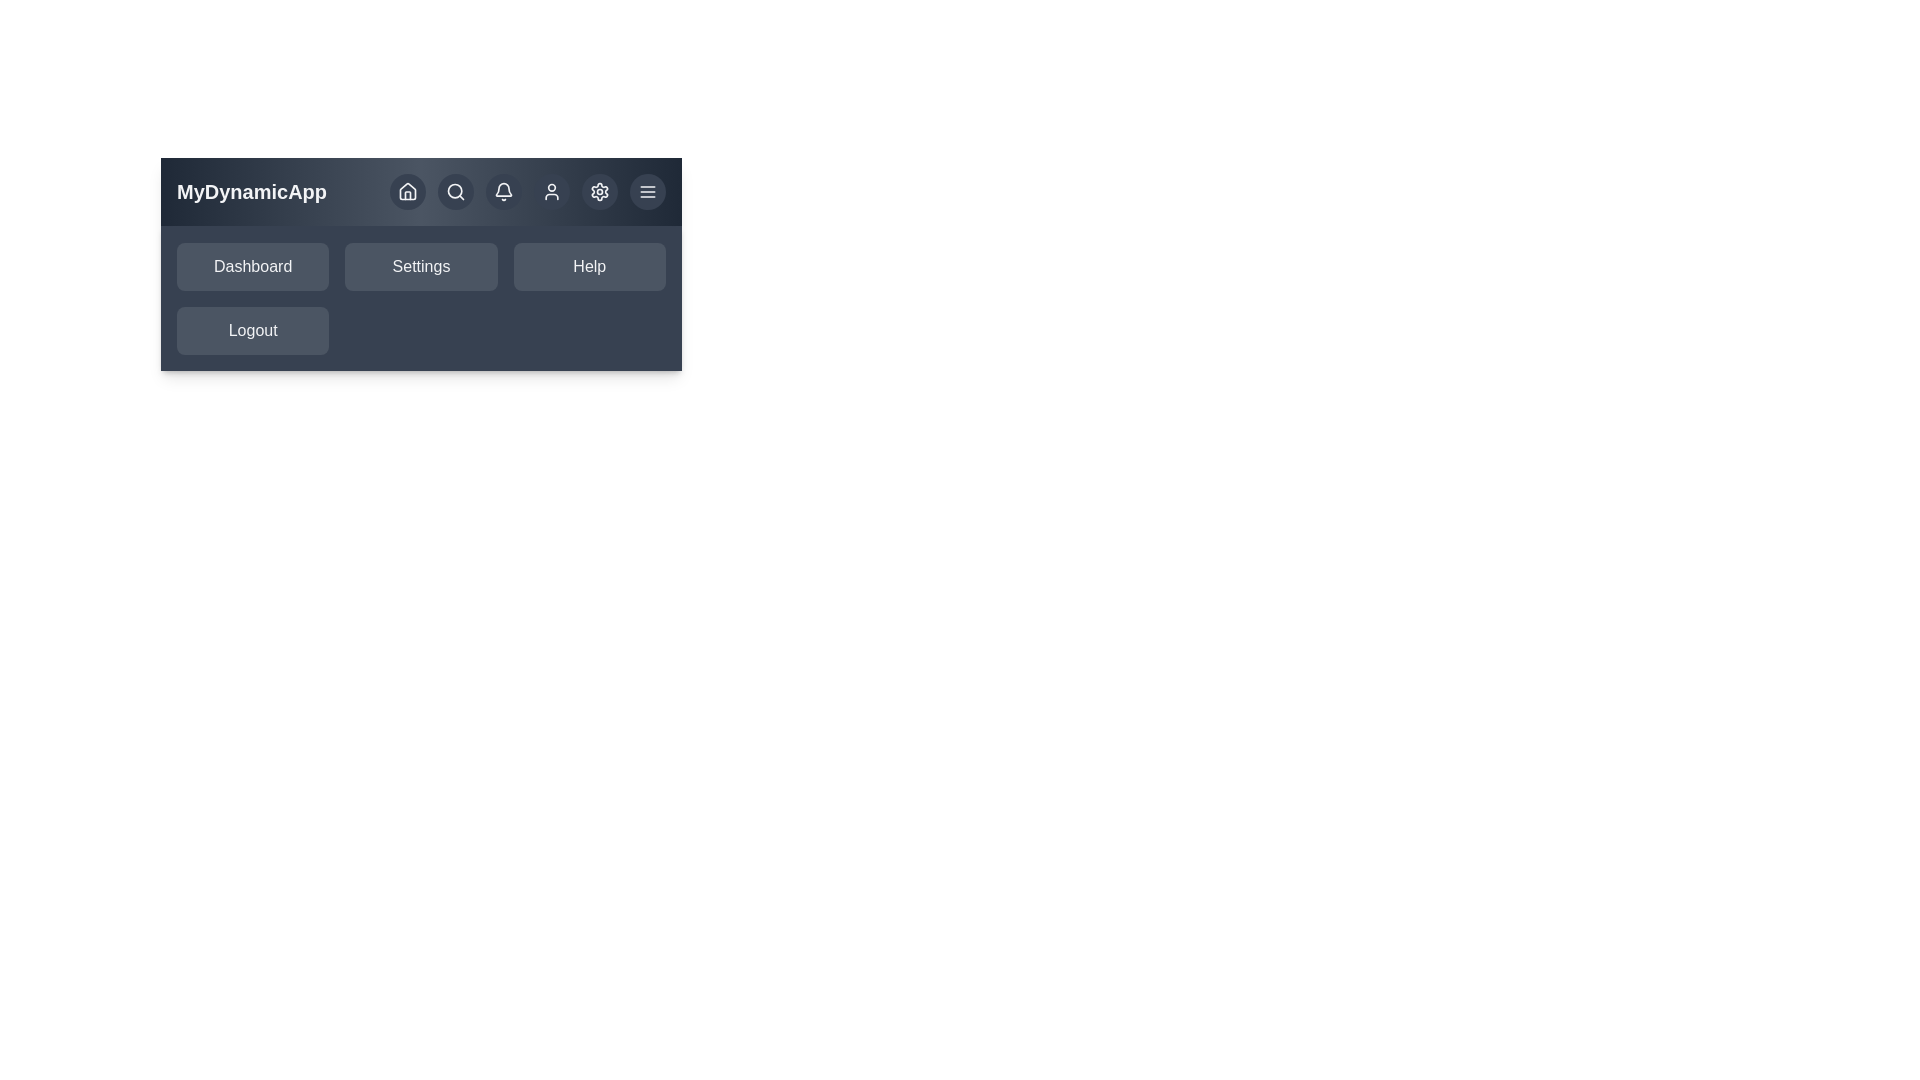 The image size is (1920, 1080). I want to click on menu toggle button to expand or collapse the menu, so click(648, 192).